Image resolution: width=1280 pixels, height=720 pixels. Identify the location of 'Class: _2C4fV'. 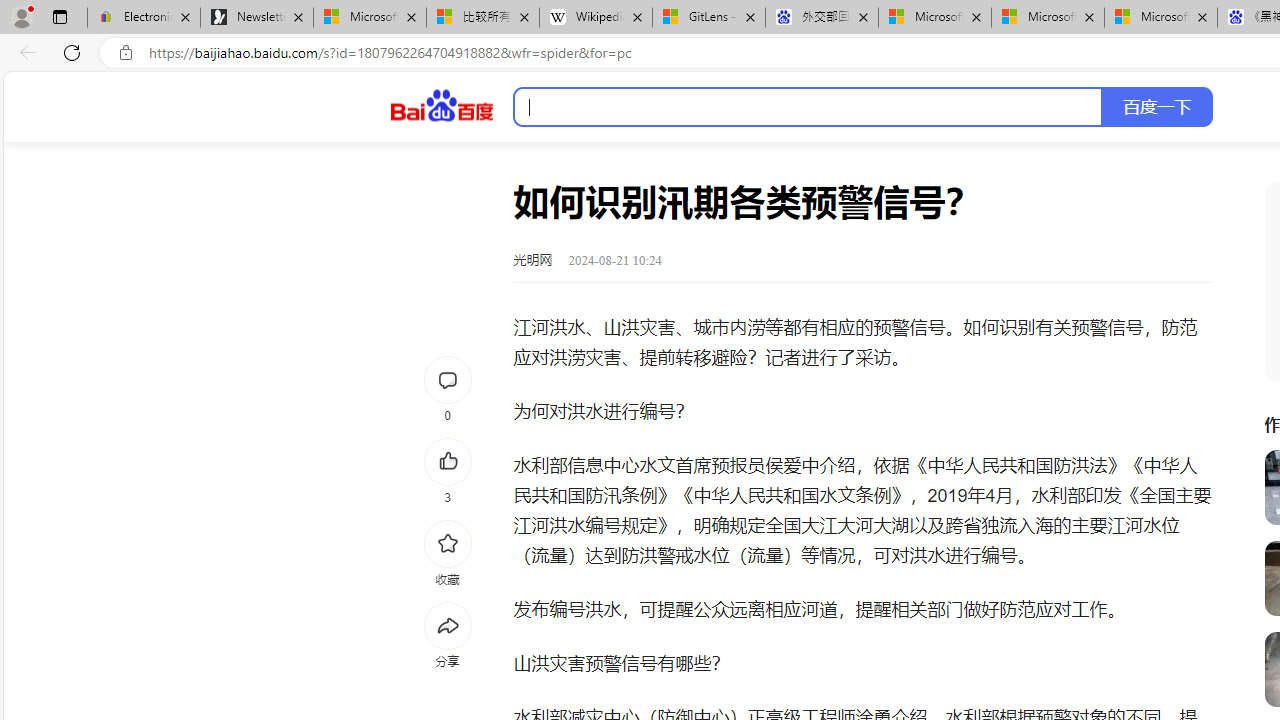
(808, 107).